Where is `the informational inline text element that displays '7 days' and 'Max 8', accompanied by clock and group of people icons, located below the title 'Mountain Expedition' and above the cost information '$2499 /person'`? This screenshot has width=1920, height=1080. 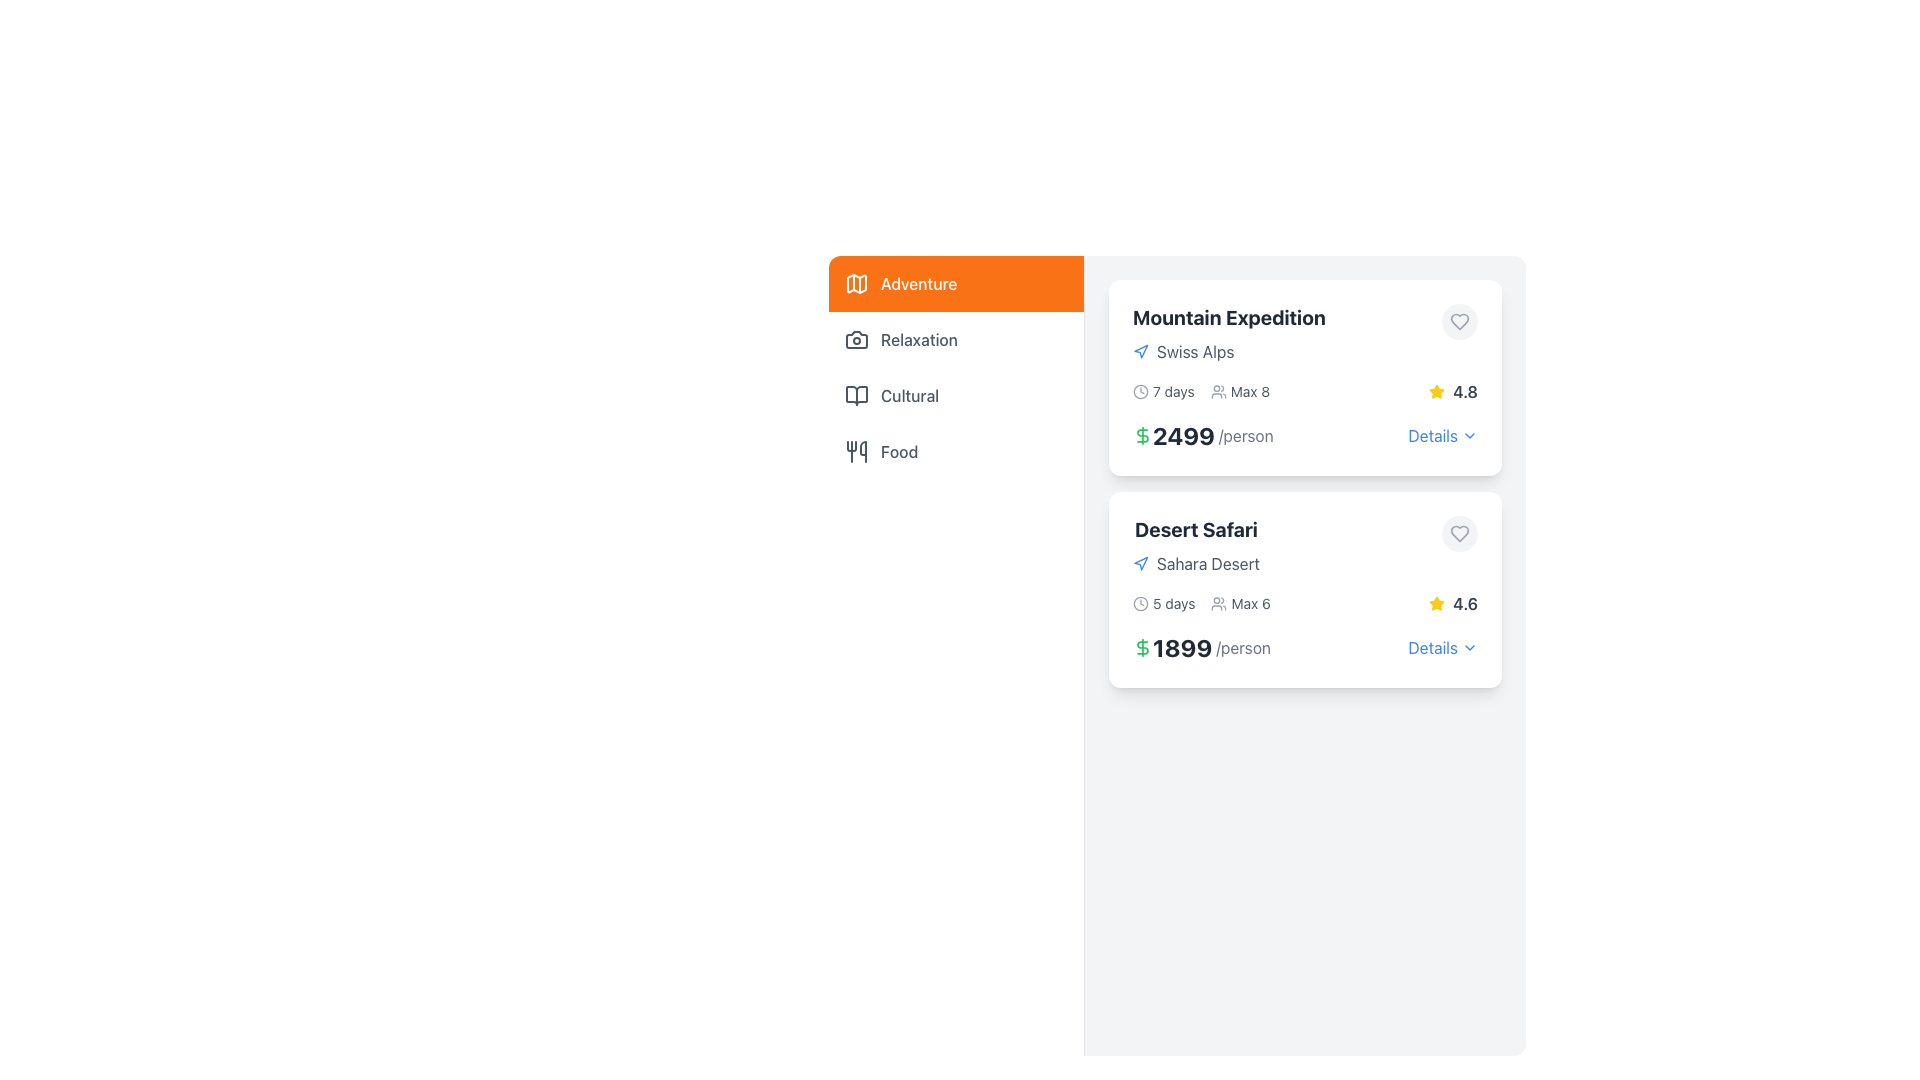
the informational inline text element that displays '7 days' and 'Max 8', accompanied by clock and group of people icons, located below the title 'Mountain Expedition' and above the cost information '$2499 /person' is located at coordinates (1200, 392).